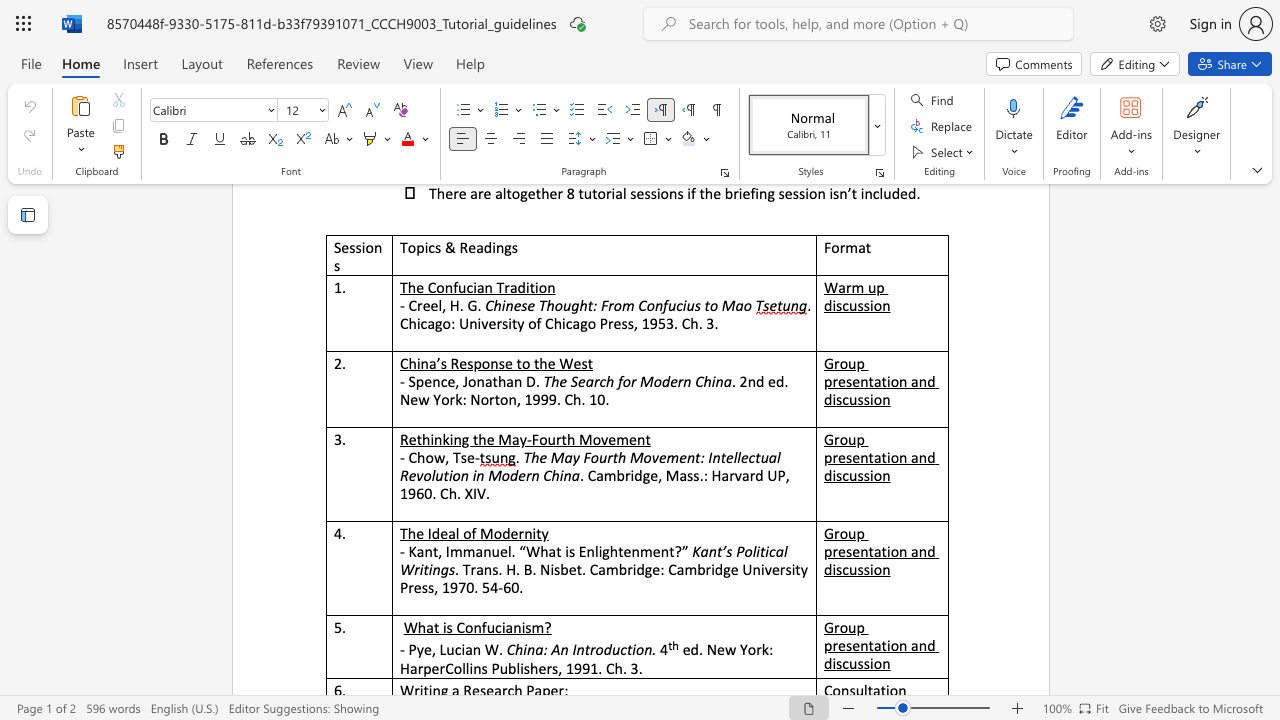  I want to click on the subset text "and discus" within the text "Group presentation and discussion", so click(910, 457).